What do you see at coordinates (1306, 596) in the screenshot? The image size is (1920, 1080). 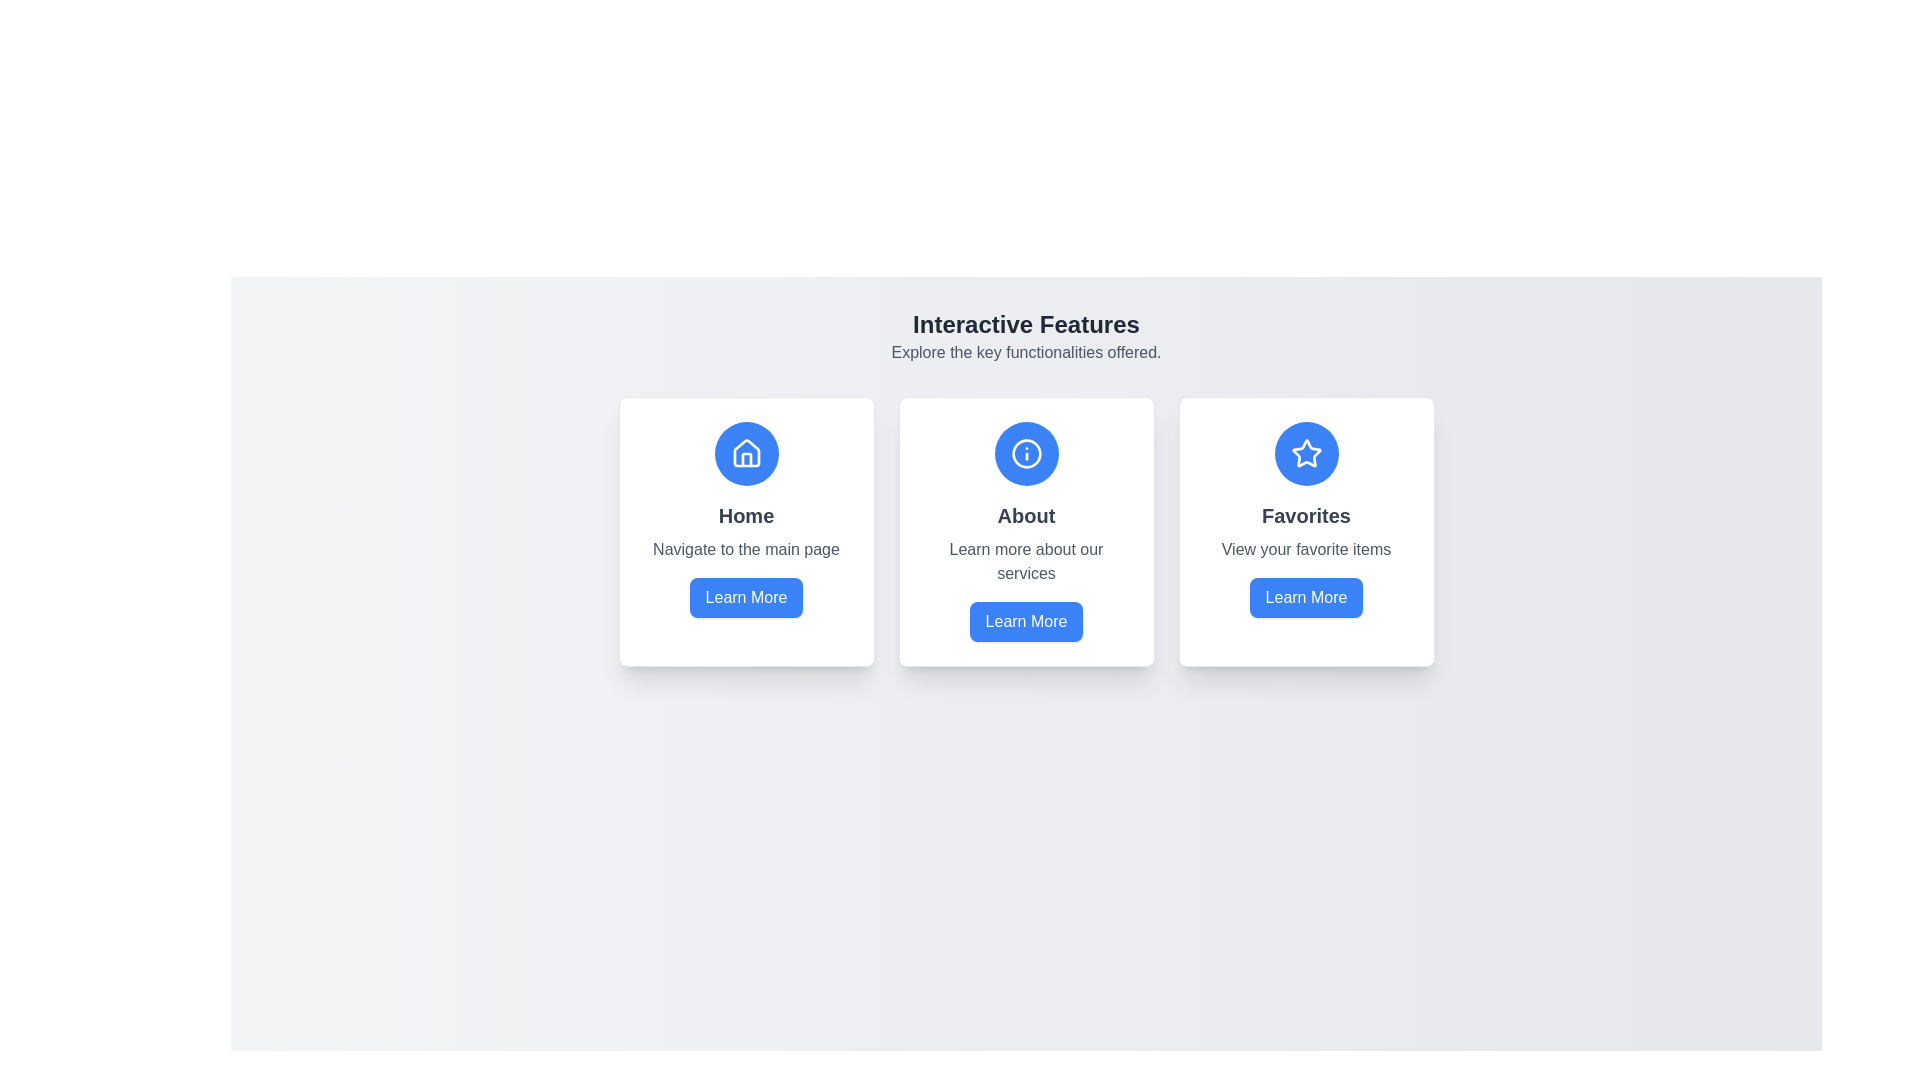 I see `the 'Learn More' button` at bounding box center [1306, 596].